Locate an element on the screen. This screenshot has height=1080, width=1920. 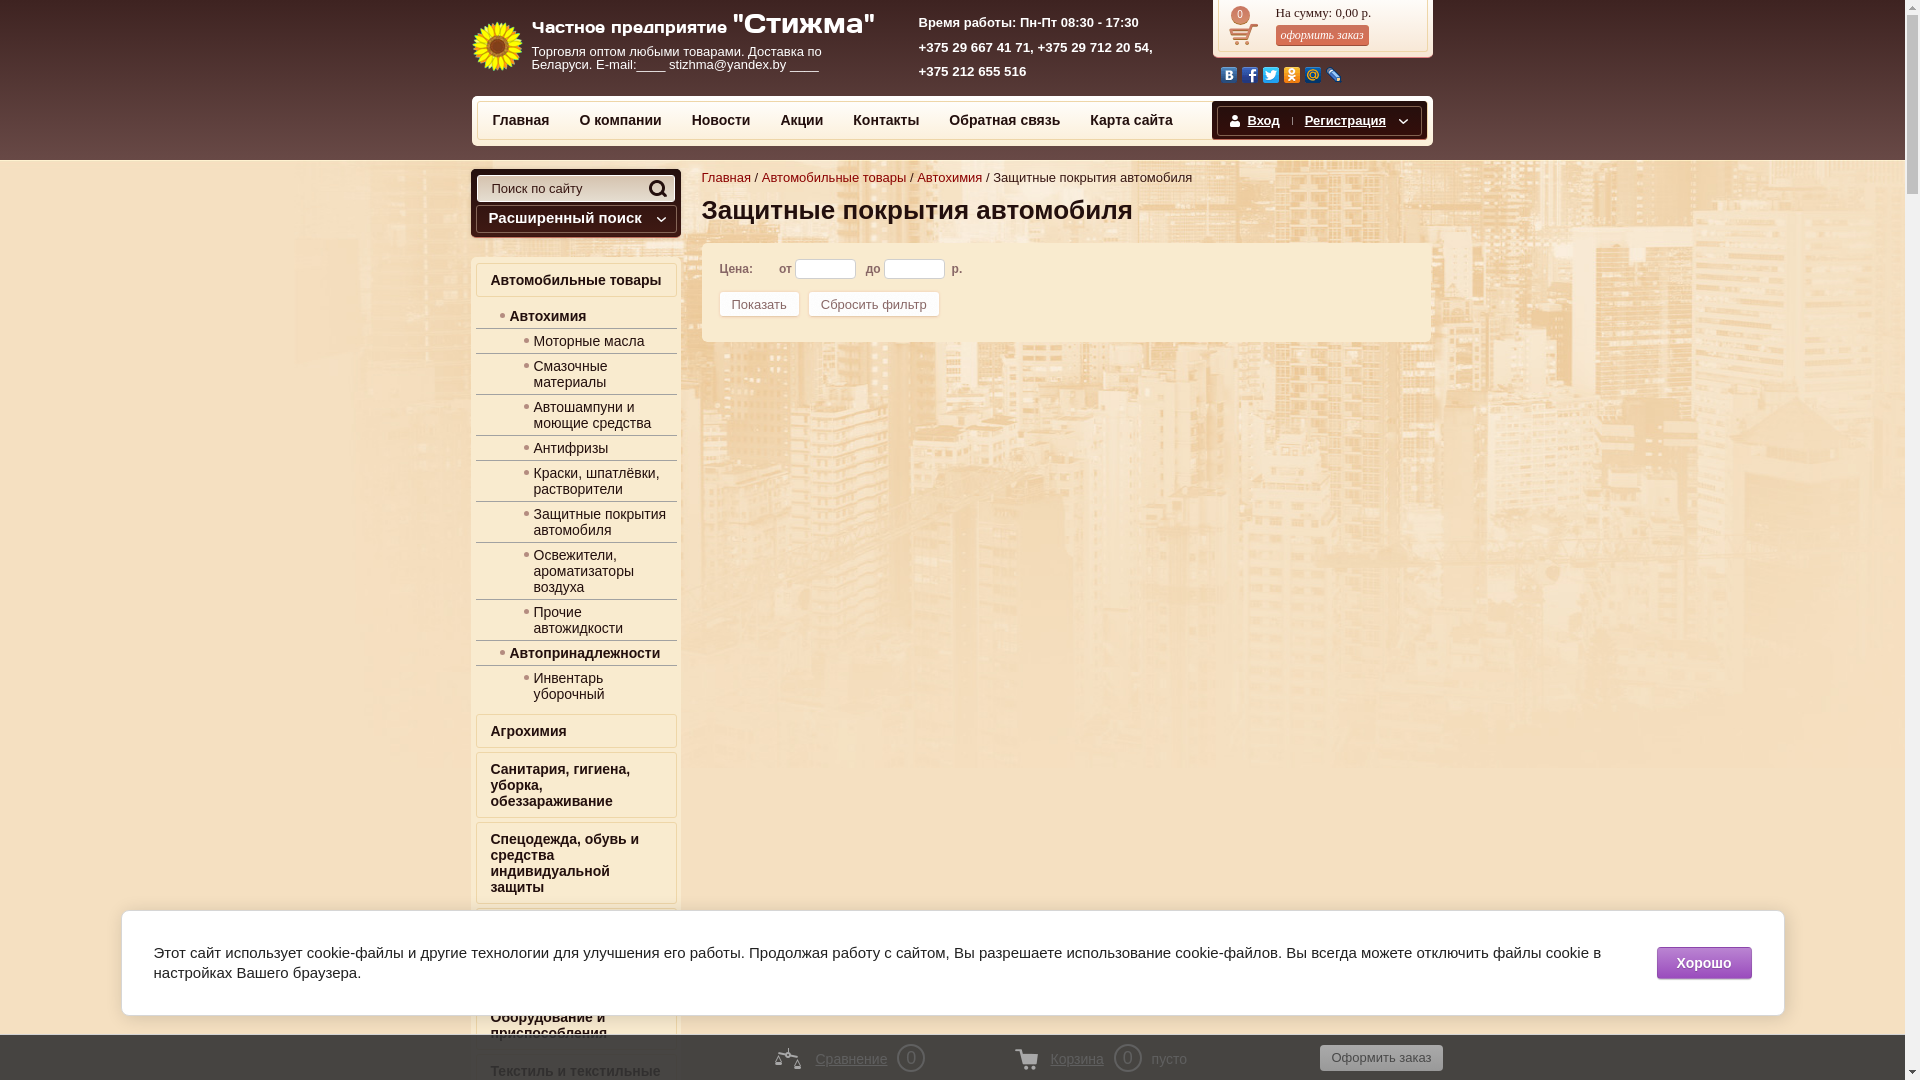
'Facebook' is located at coordinates (1249, 73).